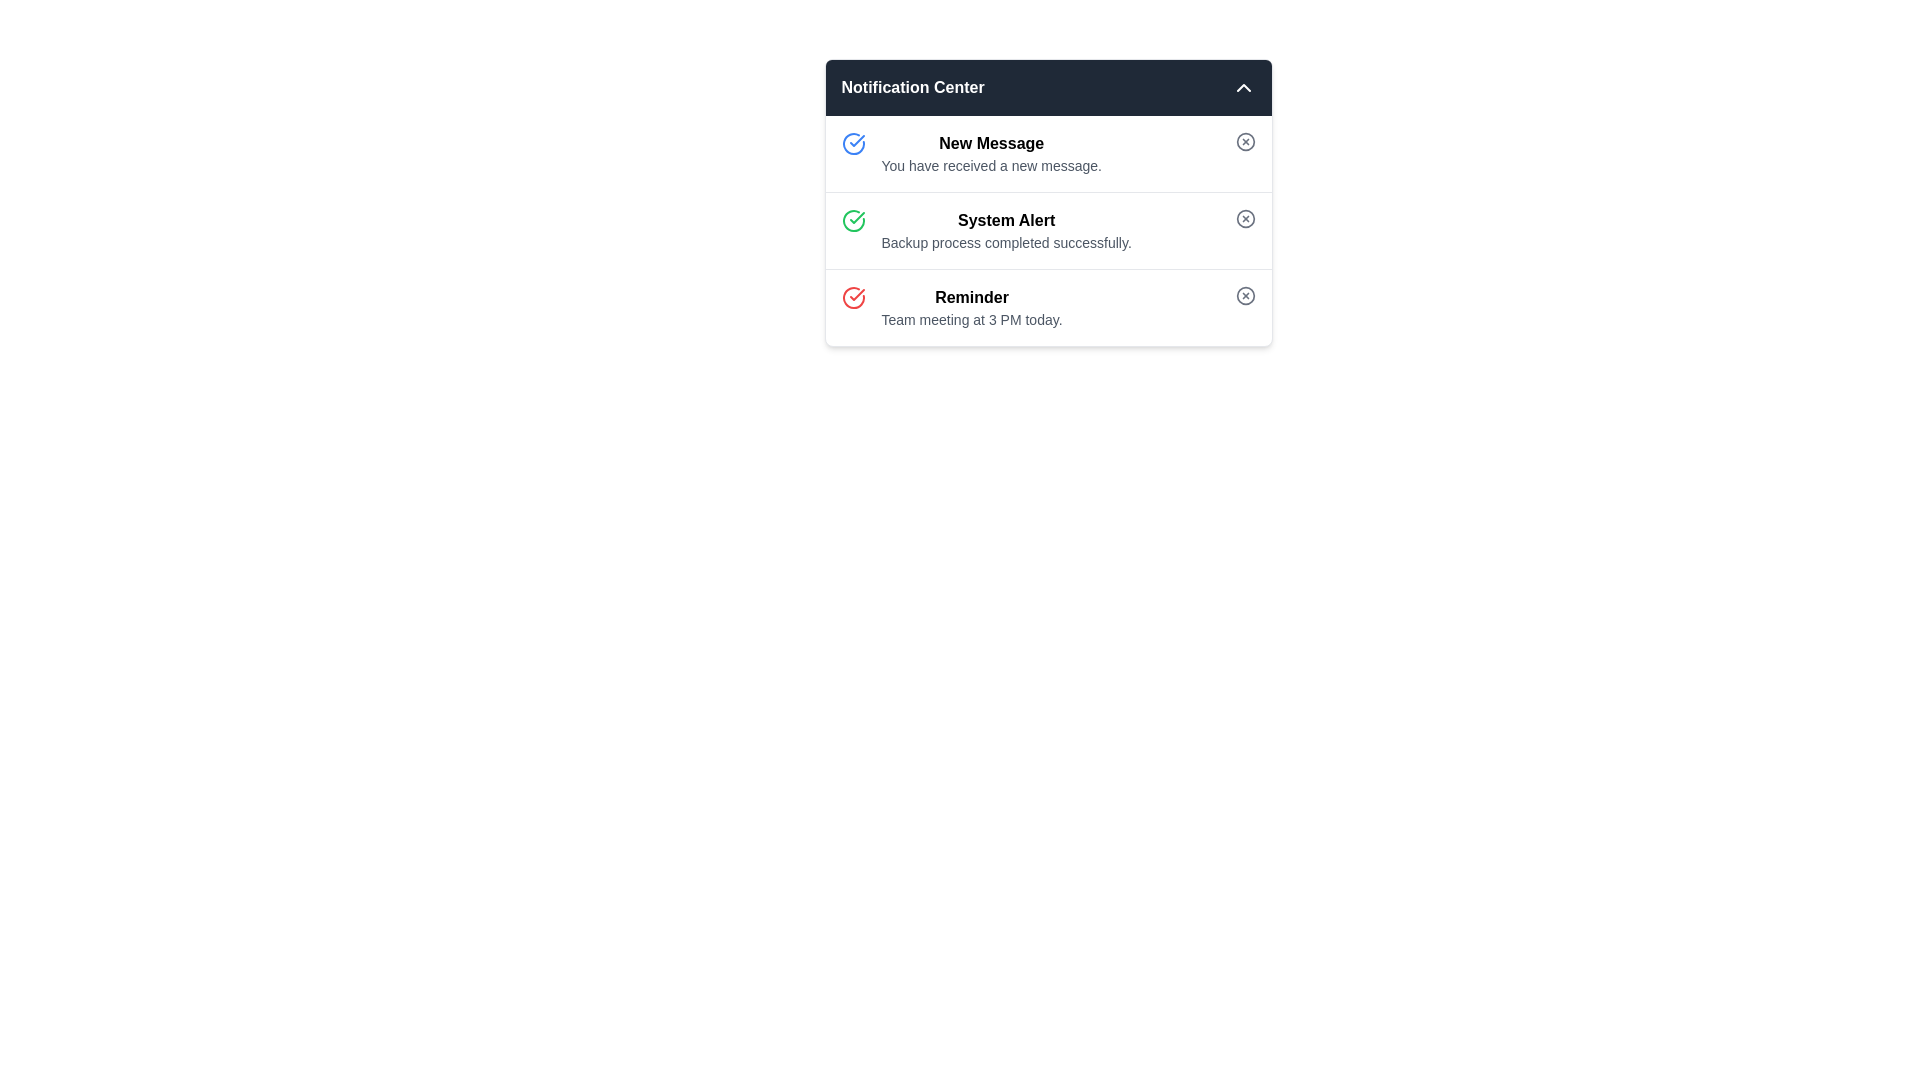  Describe the element at coordinates (857, 218) in the screenshot. I see `the green checkmark icon within the circular outline, associated with the 'System Alert' notification` at that location.